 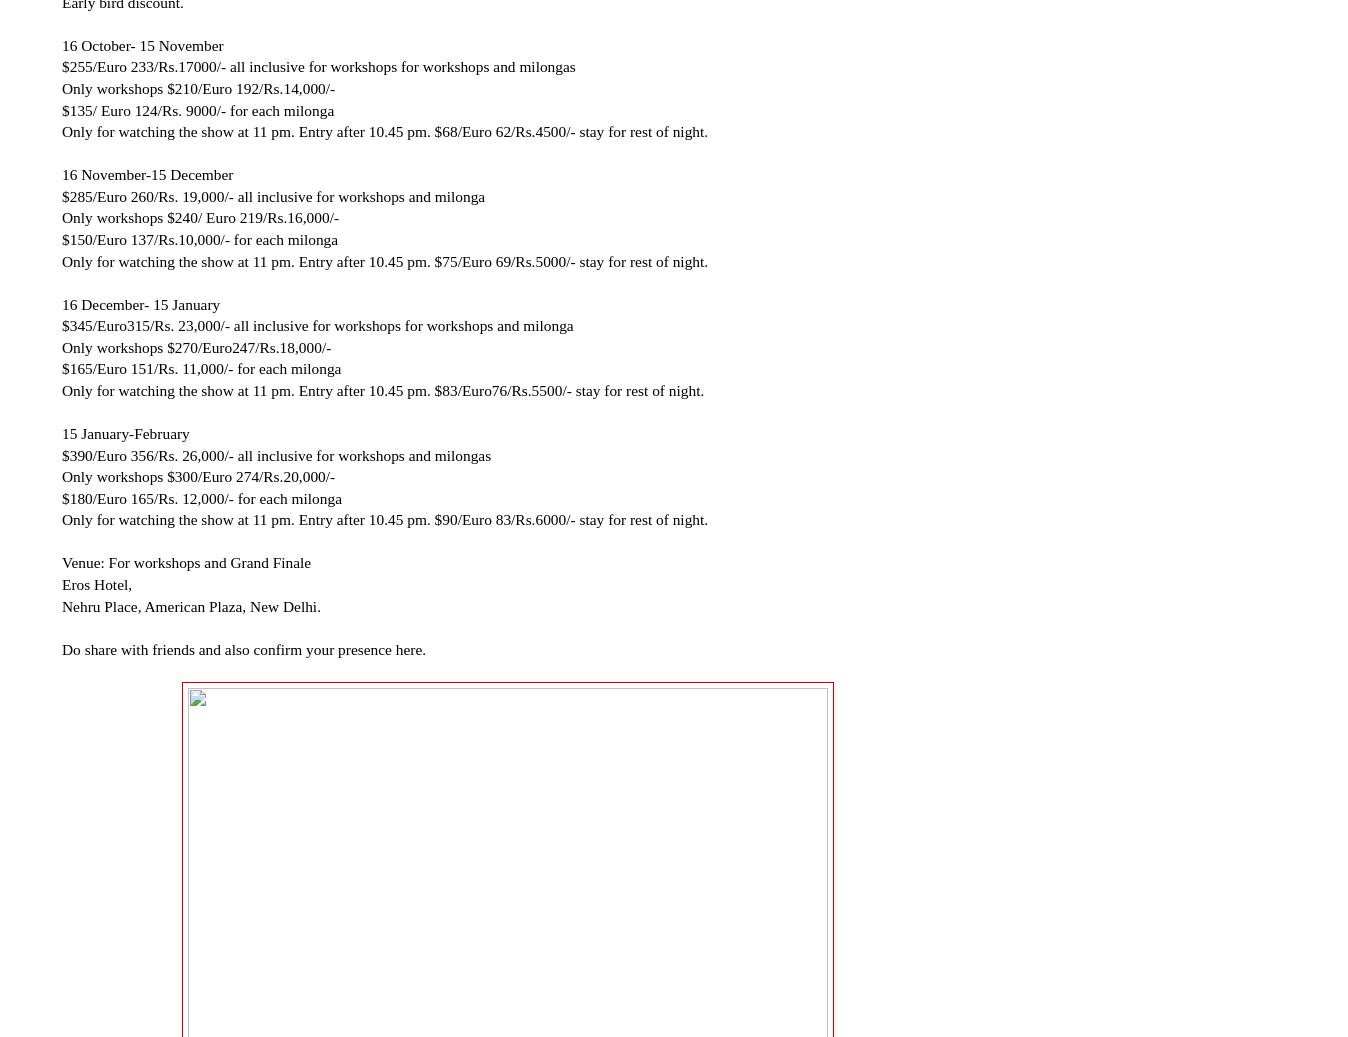 I want to click on 'Only workshops $270/Euro247/Rs.18,000/-', so click(x=196, y=345).